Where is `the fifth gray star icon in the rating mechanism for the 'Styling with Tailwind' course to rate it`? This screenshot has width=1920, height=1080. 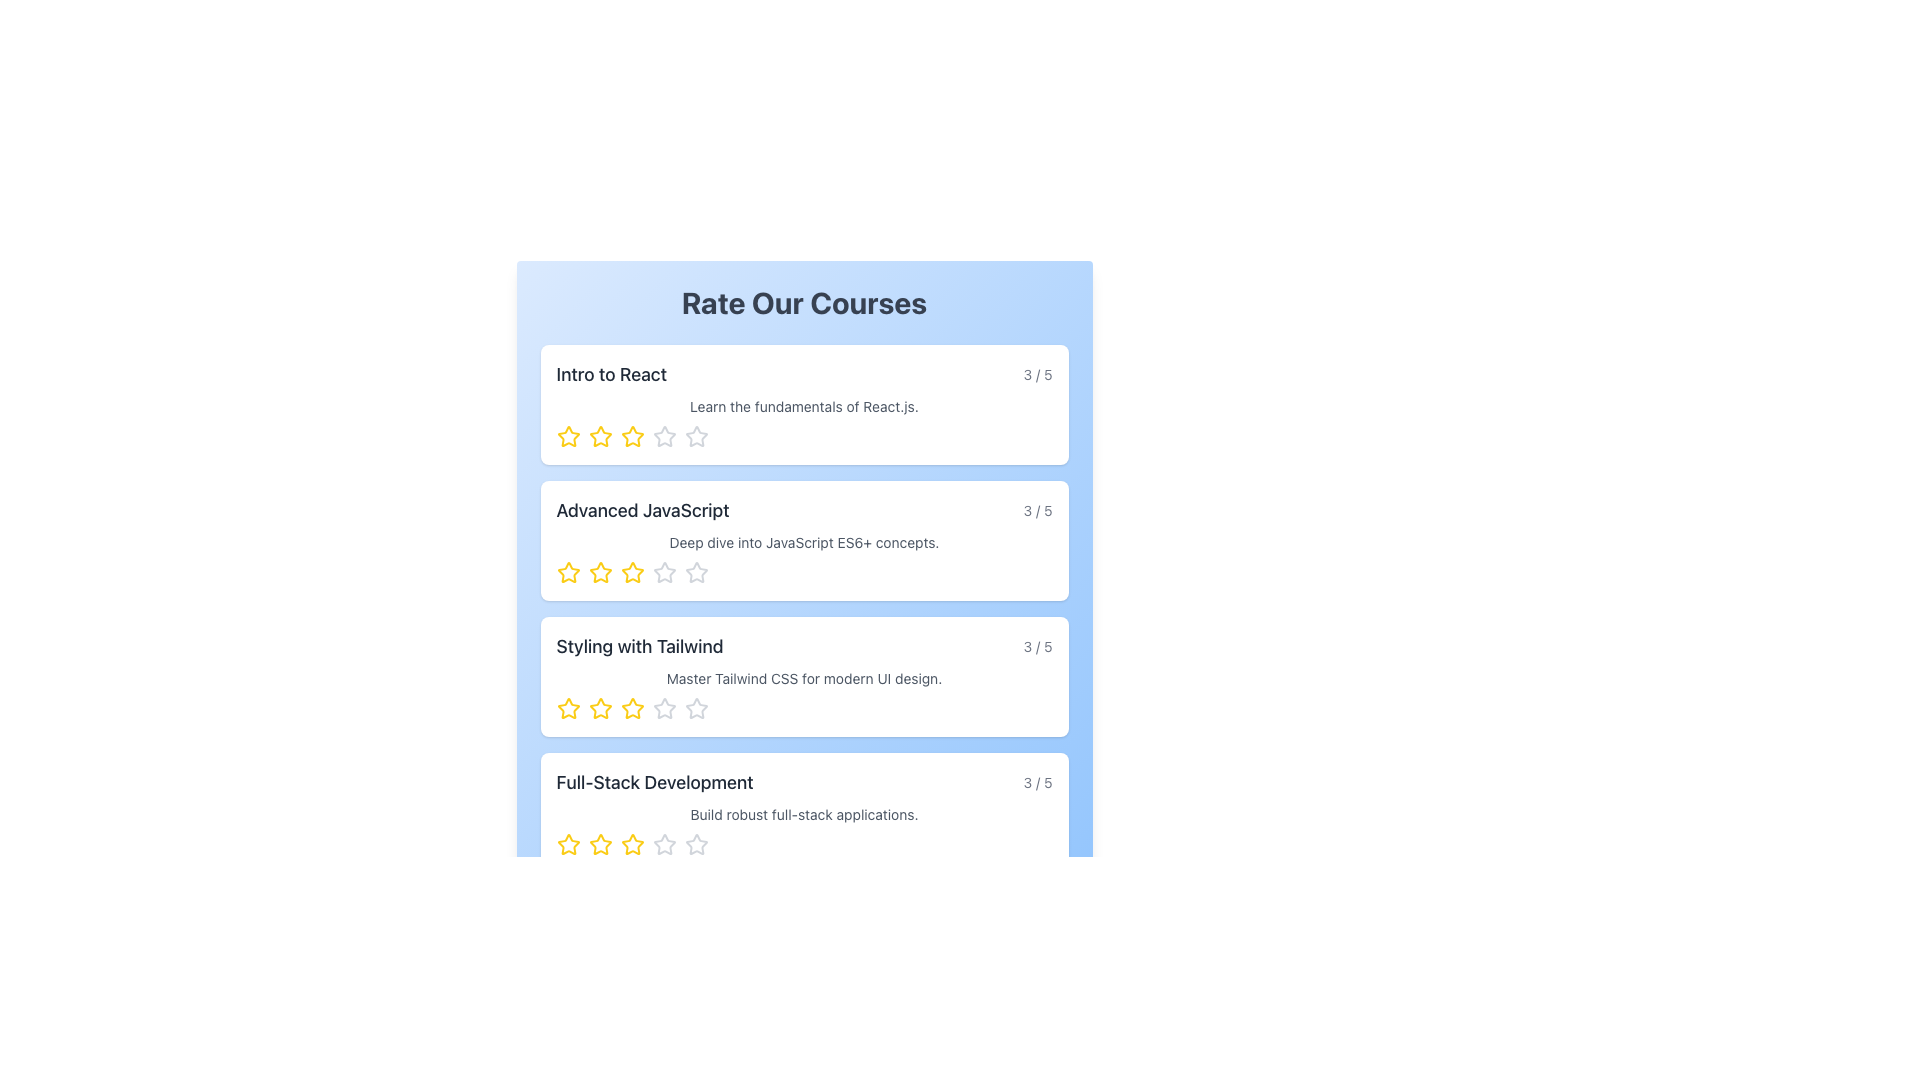 the fifth gray star icon in the rating mechanism for the 'Styling with Tailwind' course to rate it is located at coordinates (696, 708).